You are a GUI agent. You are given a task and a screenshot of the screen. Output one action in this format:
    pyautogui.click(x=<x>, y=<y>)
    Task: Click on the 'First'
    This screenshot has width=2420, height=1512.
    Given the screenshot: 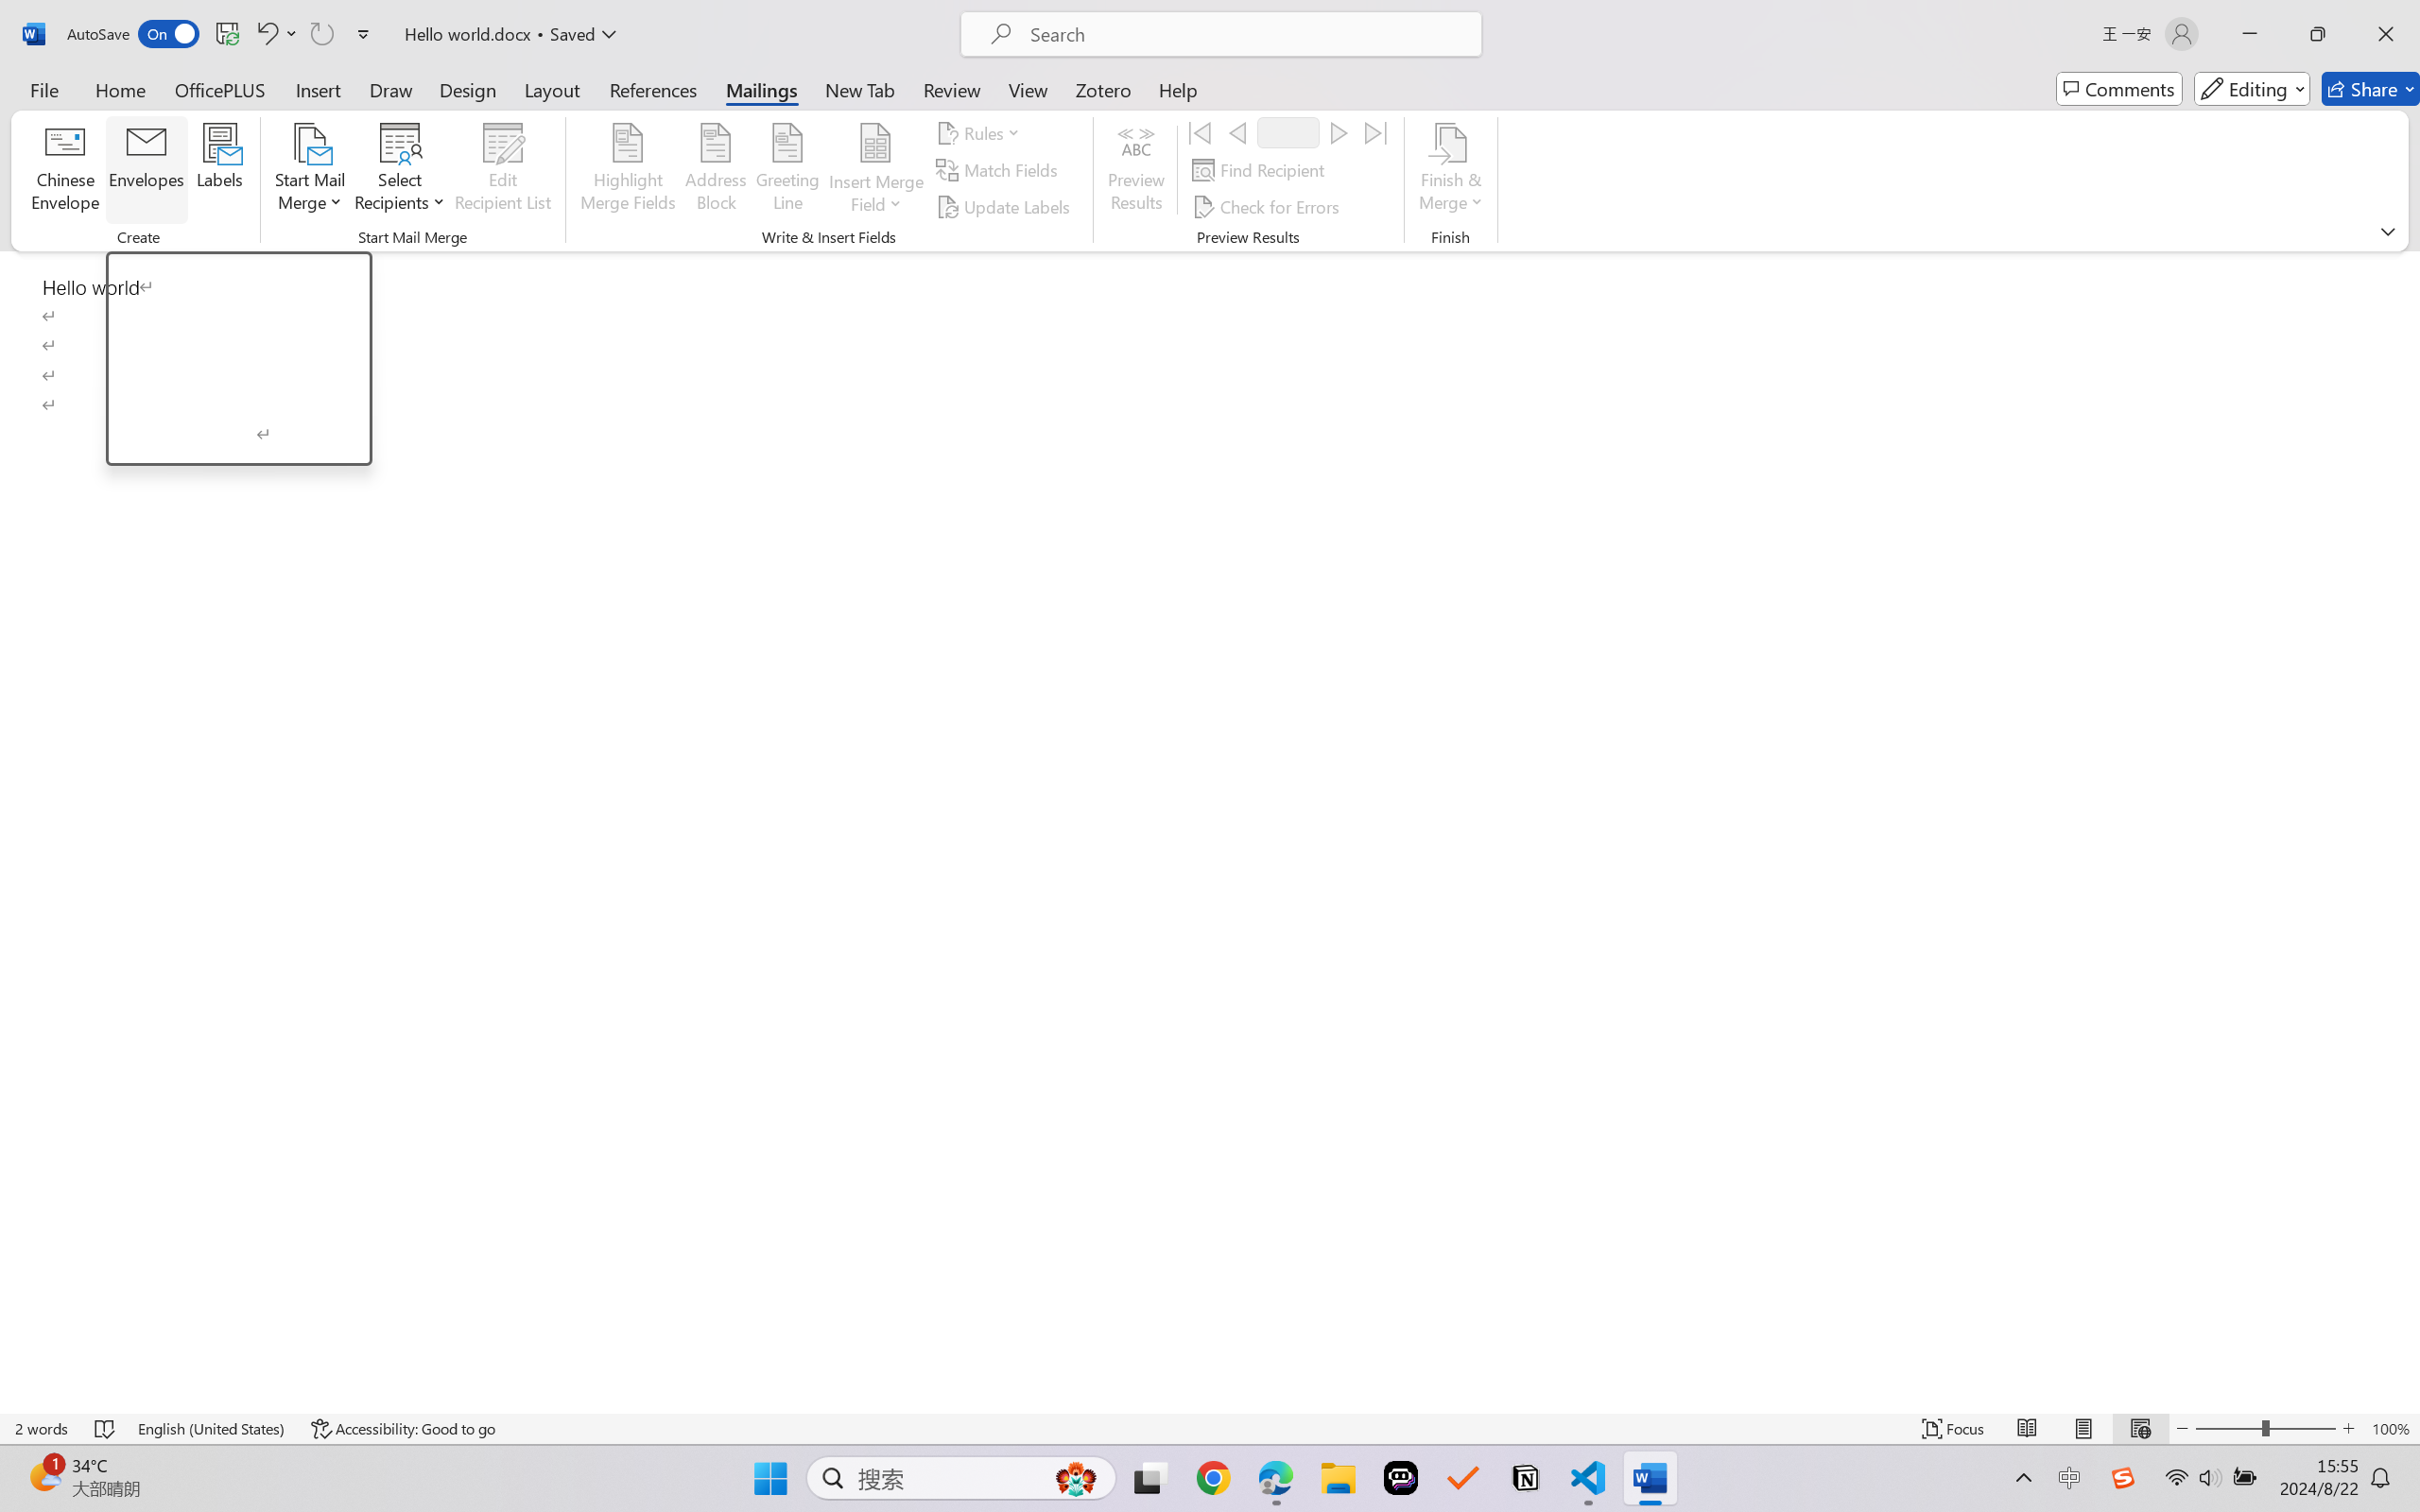 What is the action you would take?
    pyautogui.click(x=1200, y=131)
    